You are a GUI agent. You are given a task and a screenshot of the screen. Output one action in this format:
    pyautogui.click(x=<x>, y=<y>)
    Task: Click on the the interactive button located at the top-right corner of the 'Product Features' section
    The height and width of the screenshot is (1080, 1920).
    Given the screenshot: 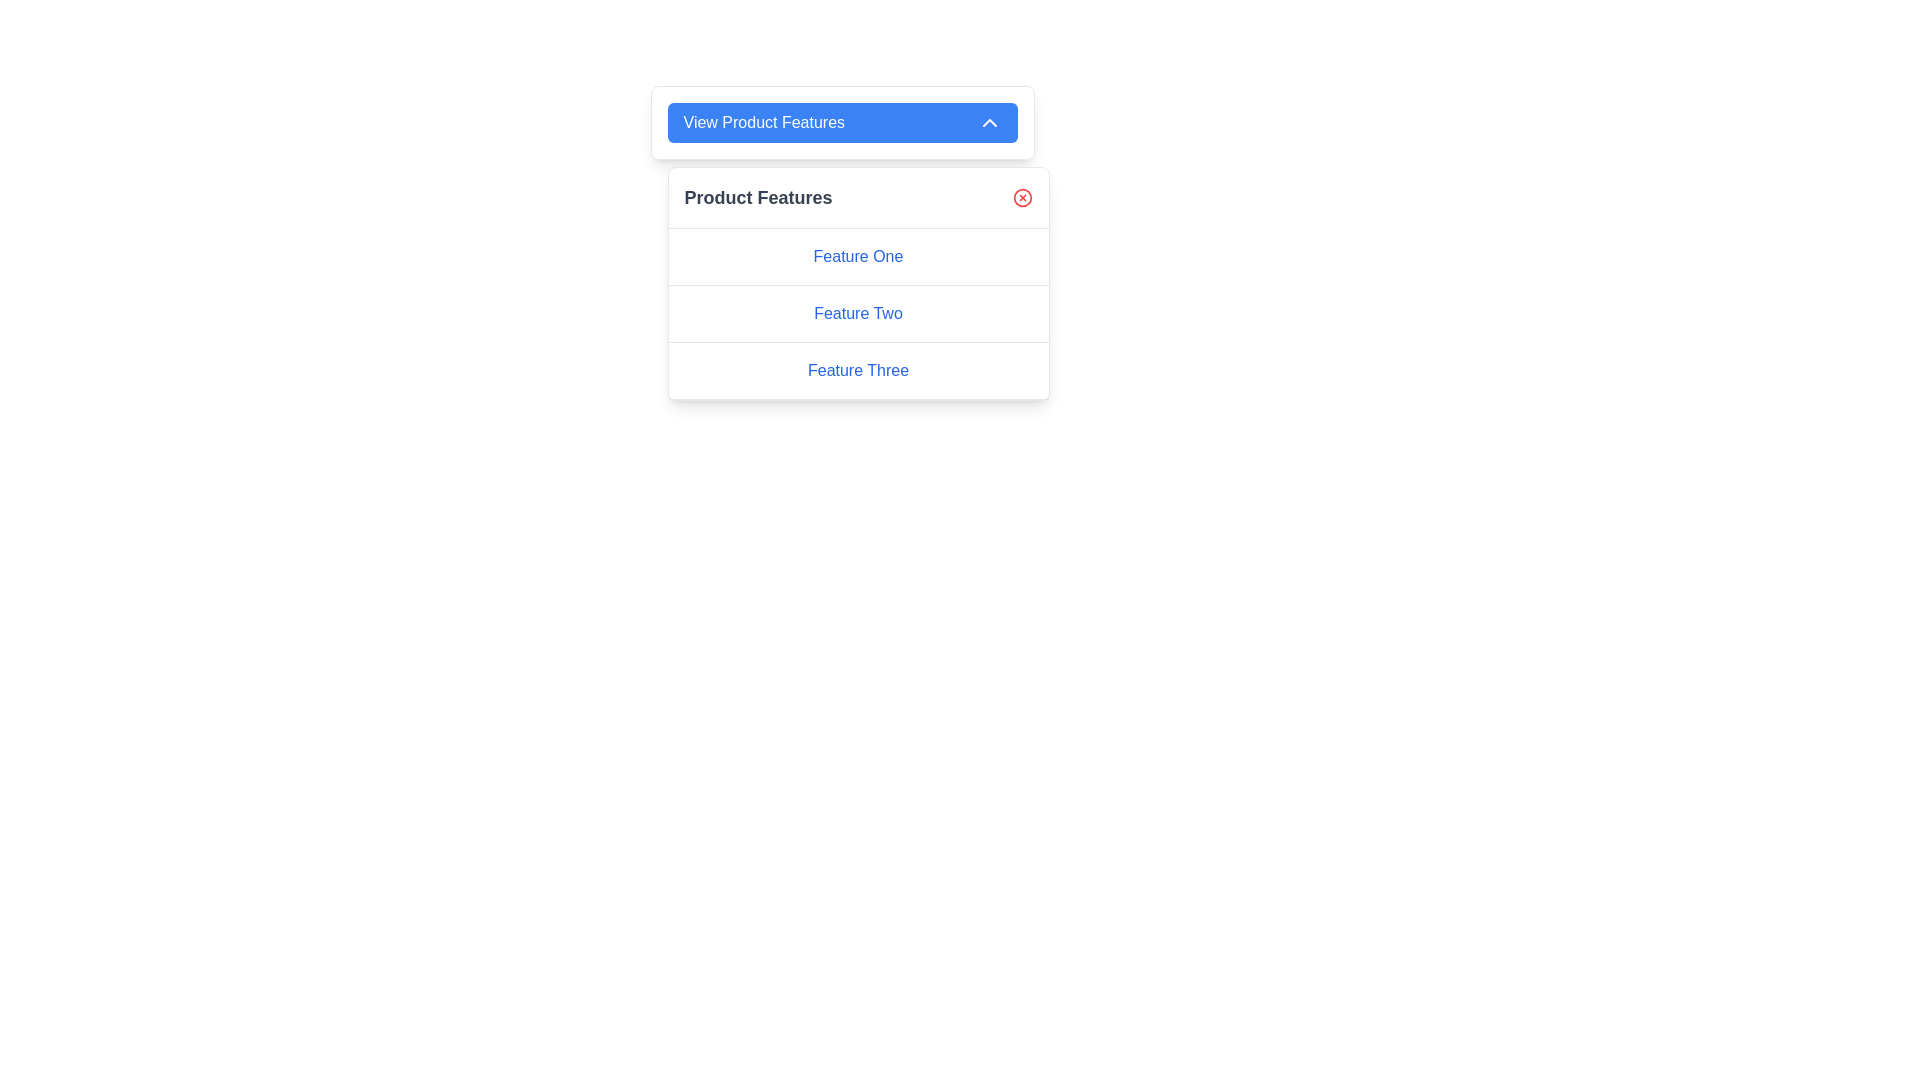 What is the action you would take?
    pyautogui.click(x=1022, y=197)
    